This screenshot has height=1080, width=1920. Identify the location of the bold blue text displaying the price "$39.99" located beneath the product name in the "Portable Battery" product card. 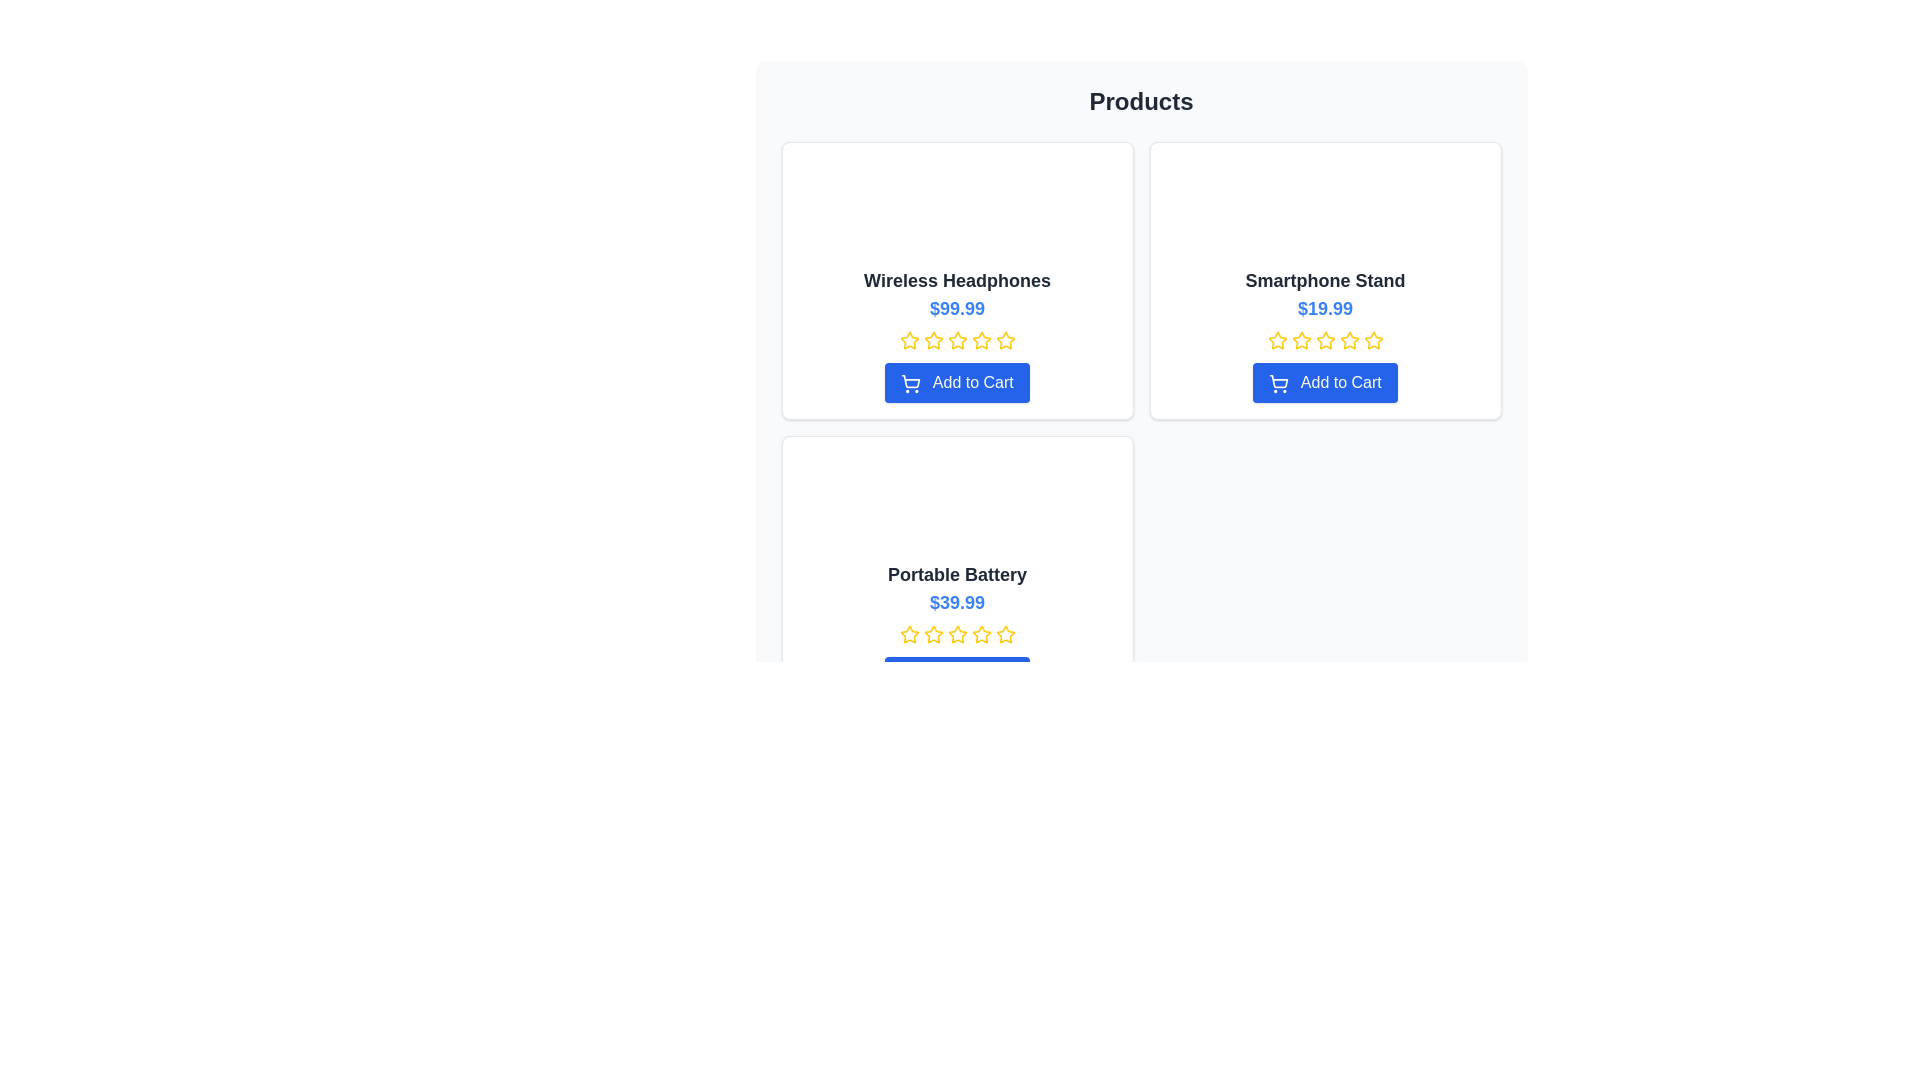
(956, 601).